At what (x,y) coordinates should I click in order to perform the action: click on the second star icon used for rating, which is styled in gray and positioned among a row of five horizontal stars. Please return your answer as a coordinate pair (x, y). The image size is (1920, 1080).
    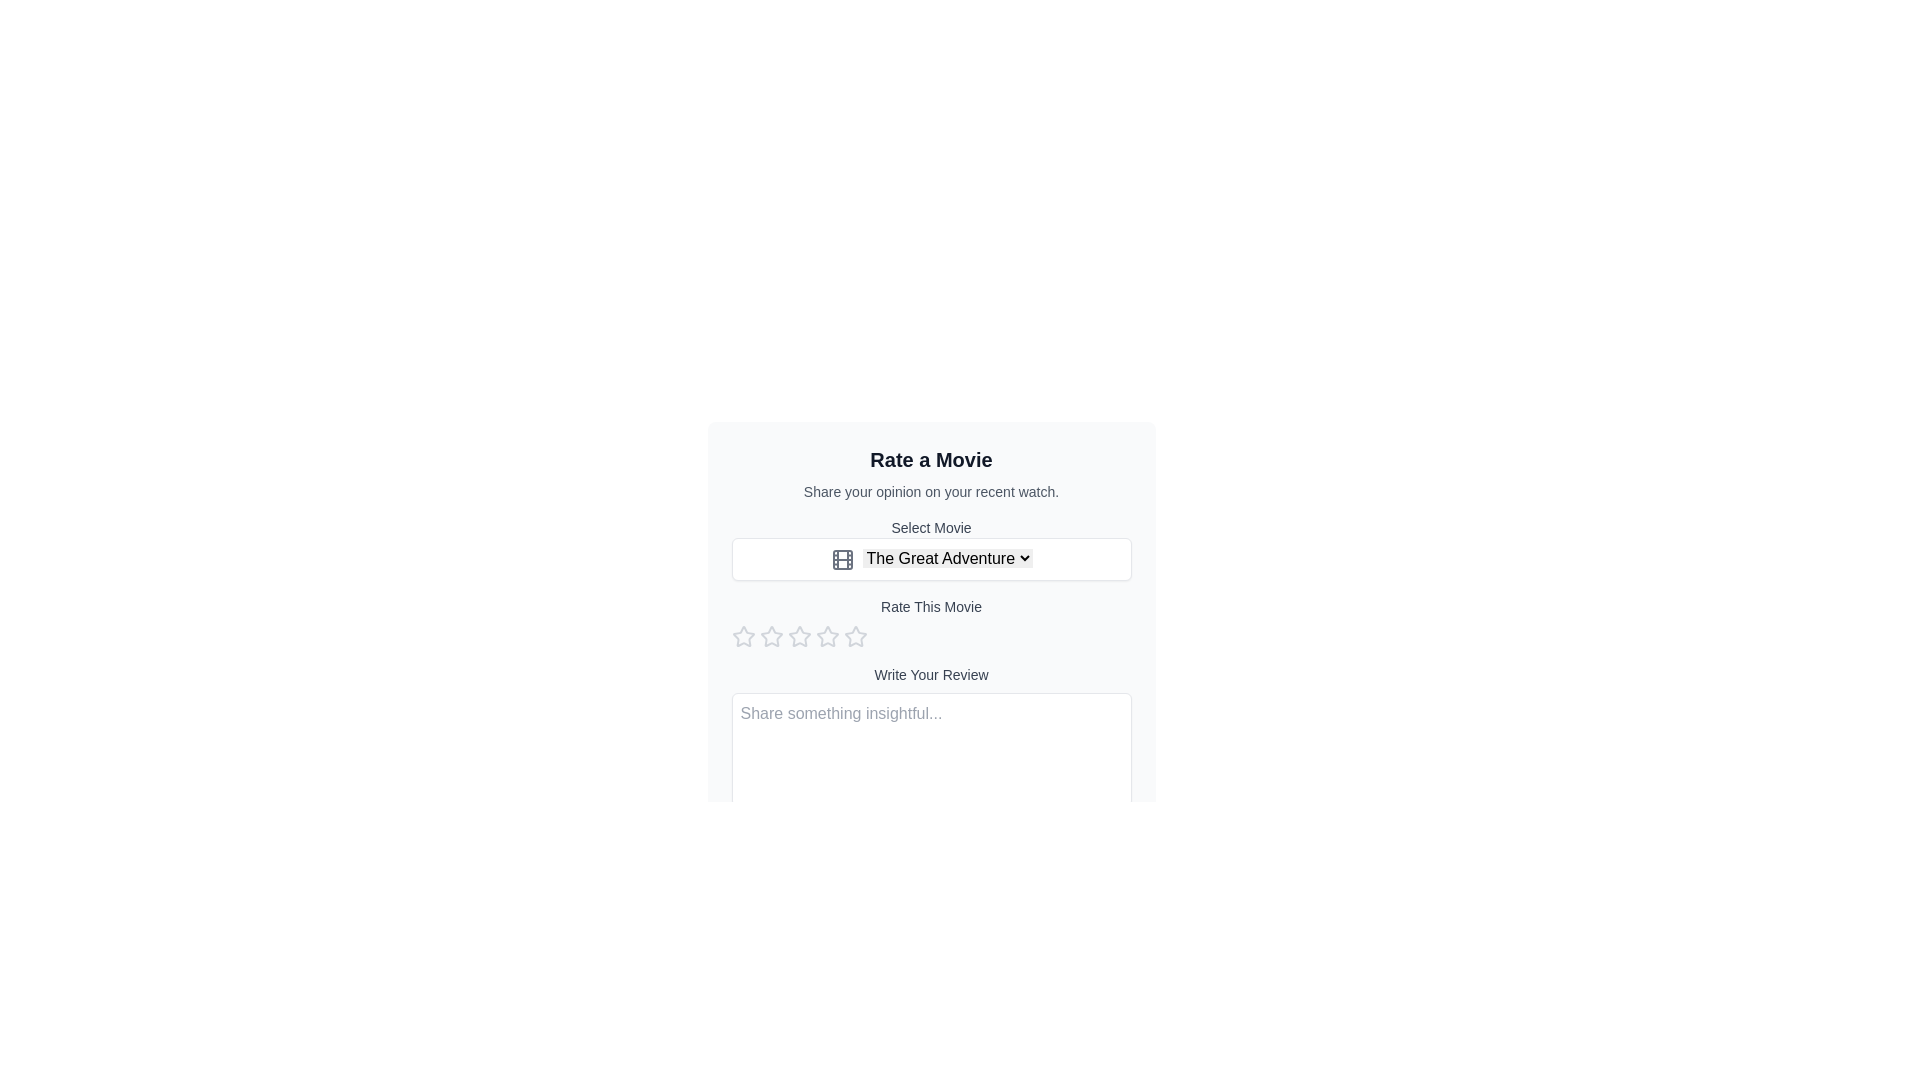
    Looking at the image, I should click on (770, 636).